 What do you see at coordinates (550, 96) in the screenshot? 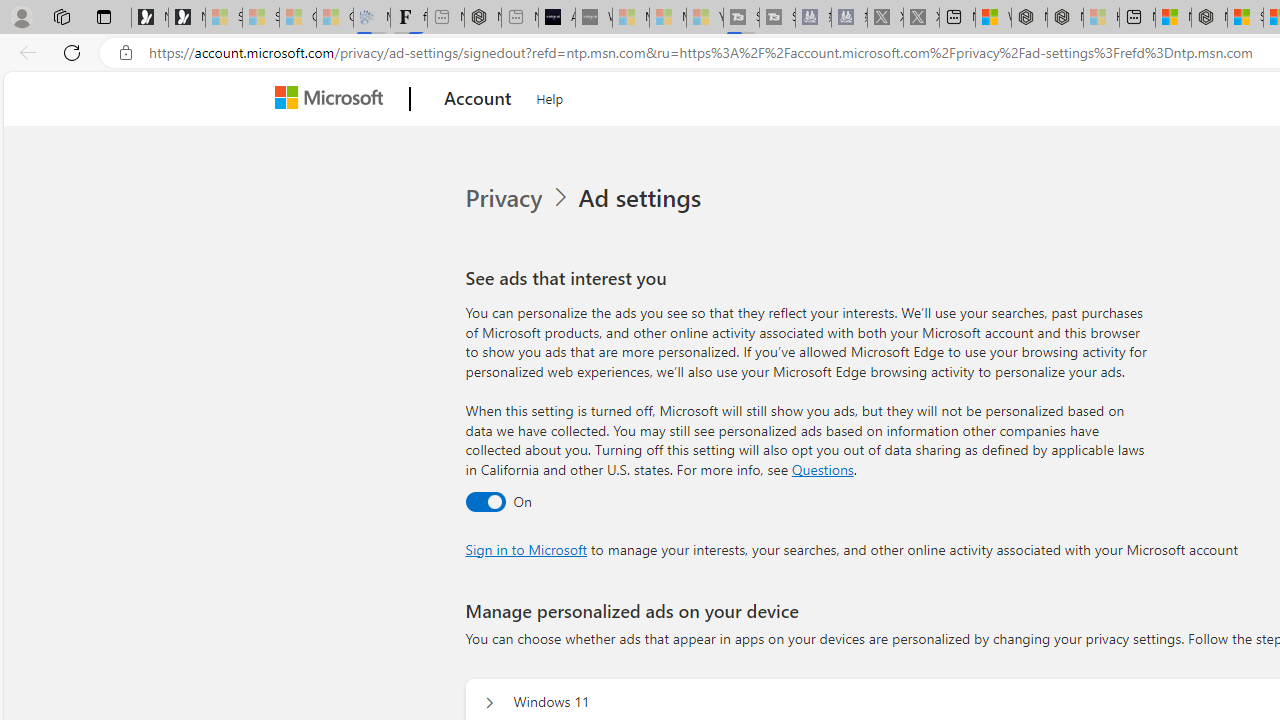
I see `'Help'` at bounding box center [550, 96].